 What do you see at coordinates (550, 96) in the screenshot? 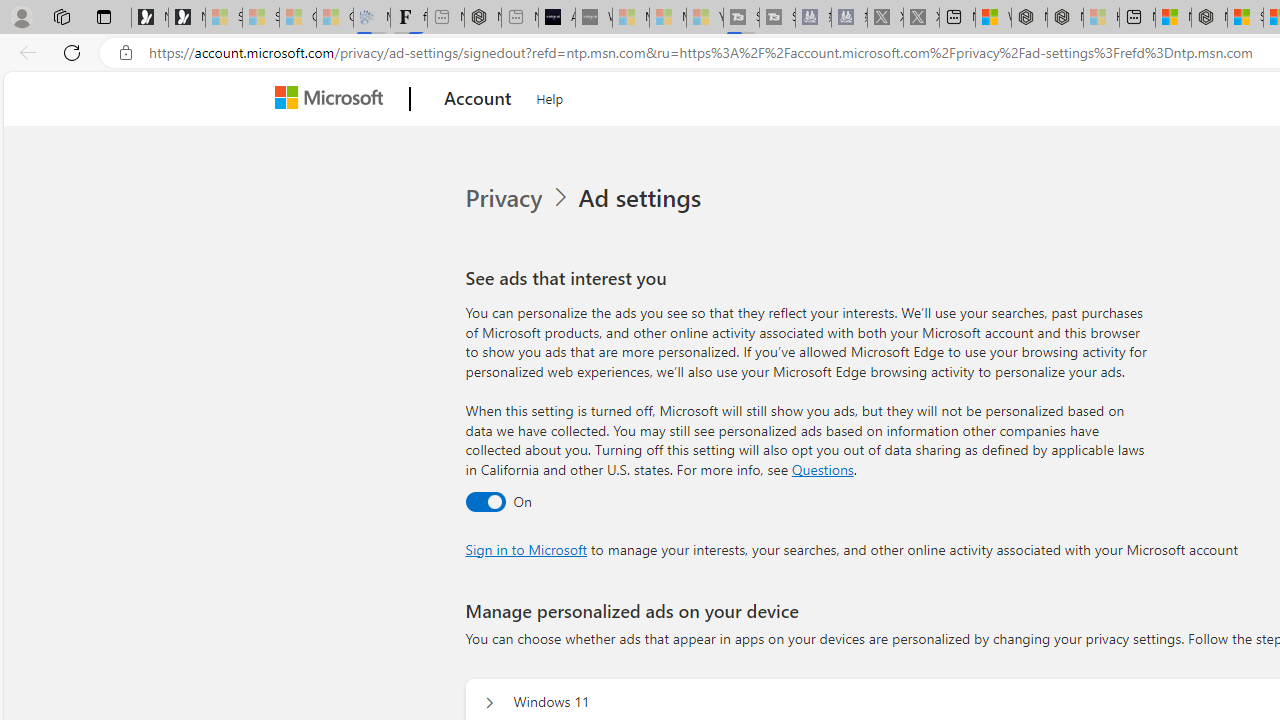
I see `'Help'` at bounding box center [550, 96].